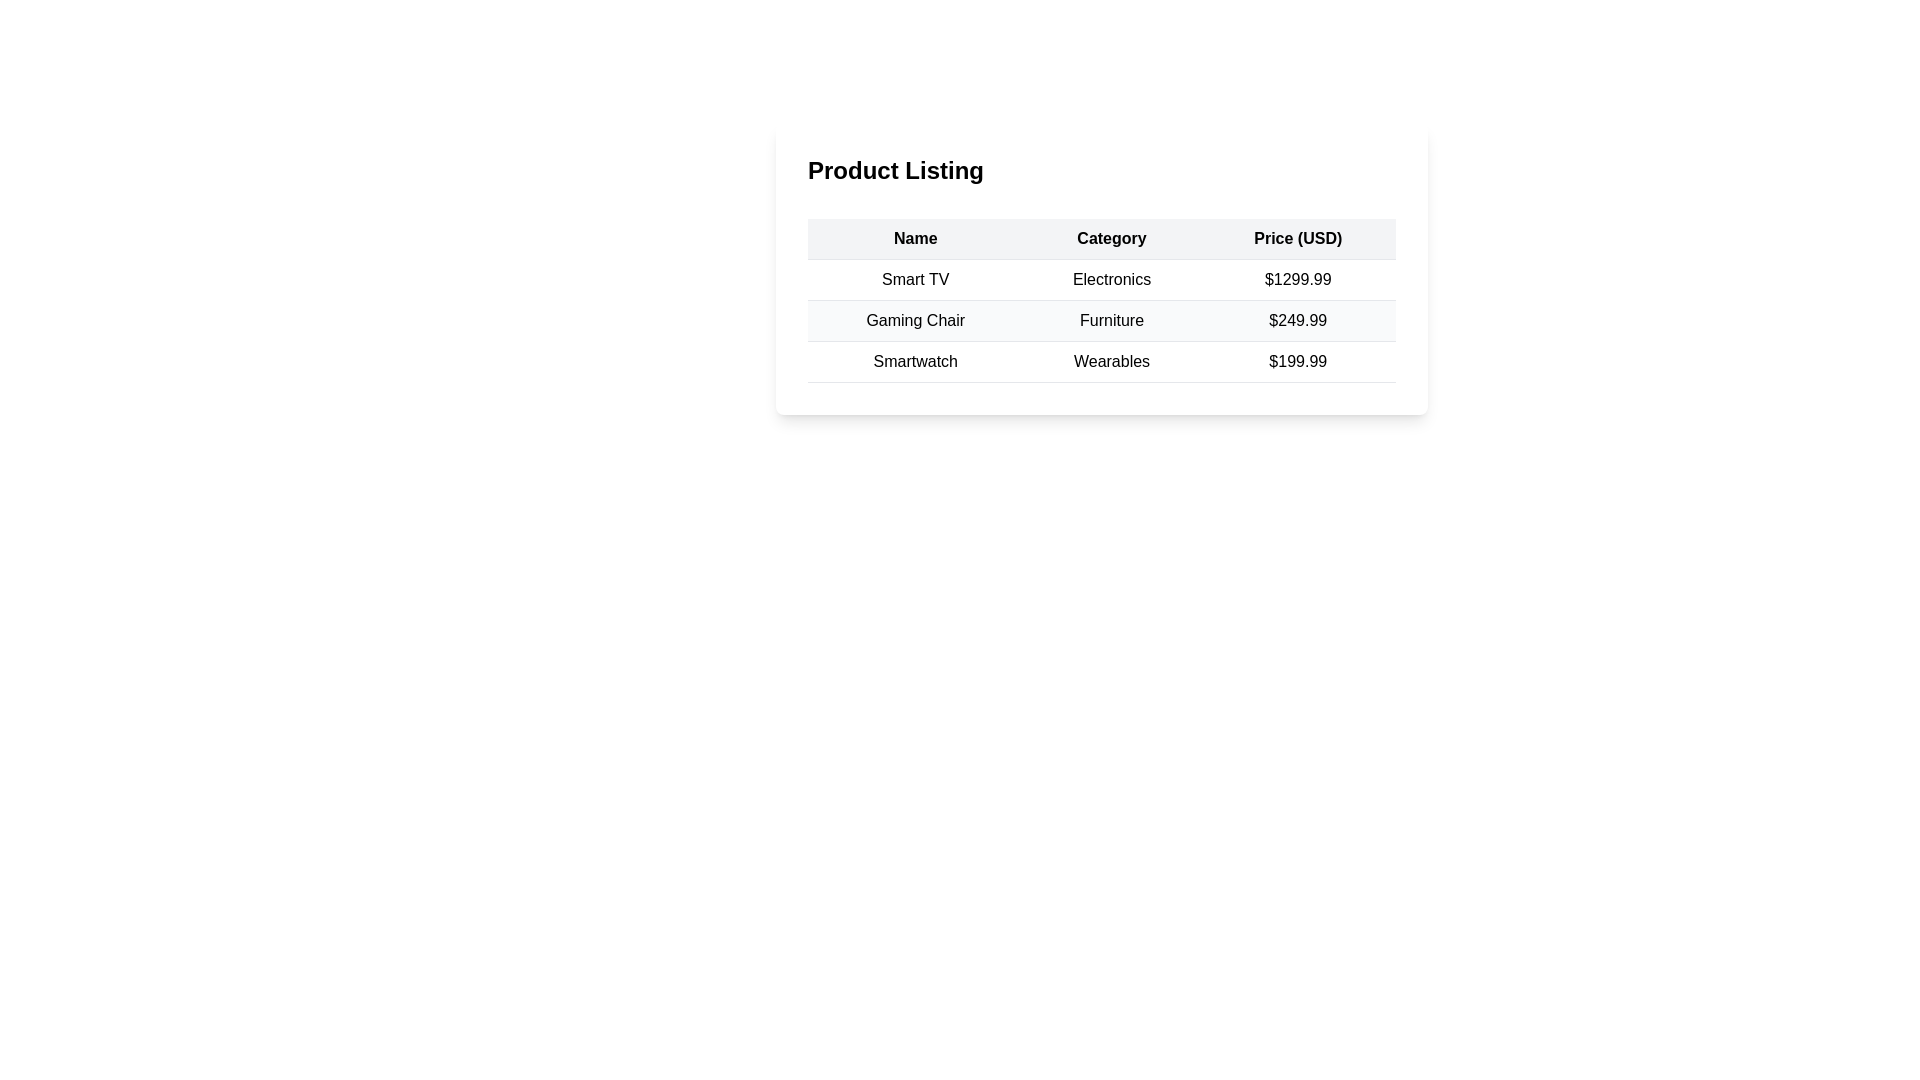 This screenshot has height=1080, width=1920. I want to click on the 'Price (USD)' text label in the table header, which is styled in bold and positioned against a light gray background, so click(1298, 238).